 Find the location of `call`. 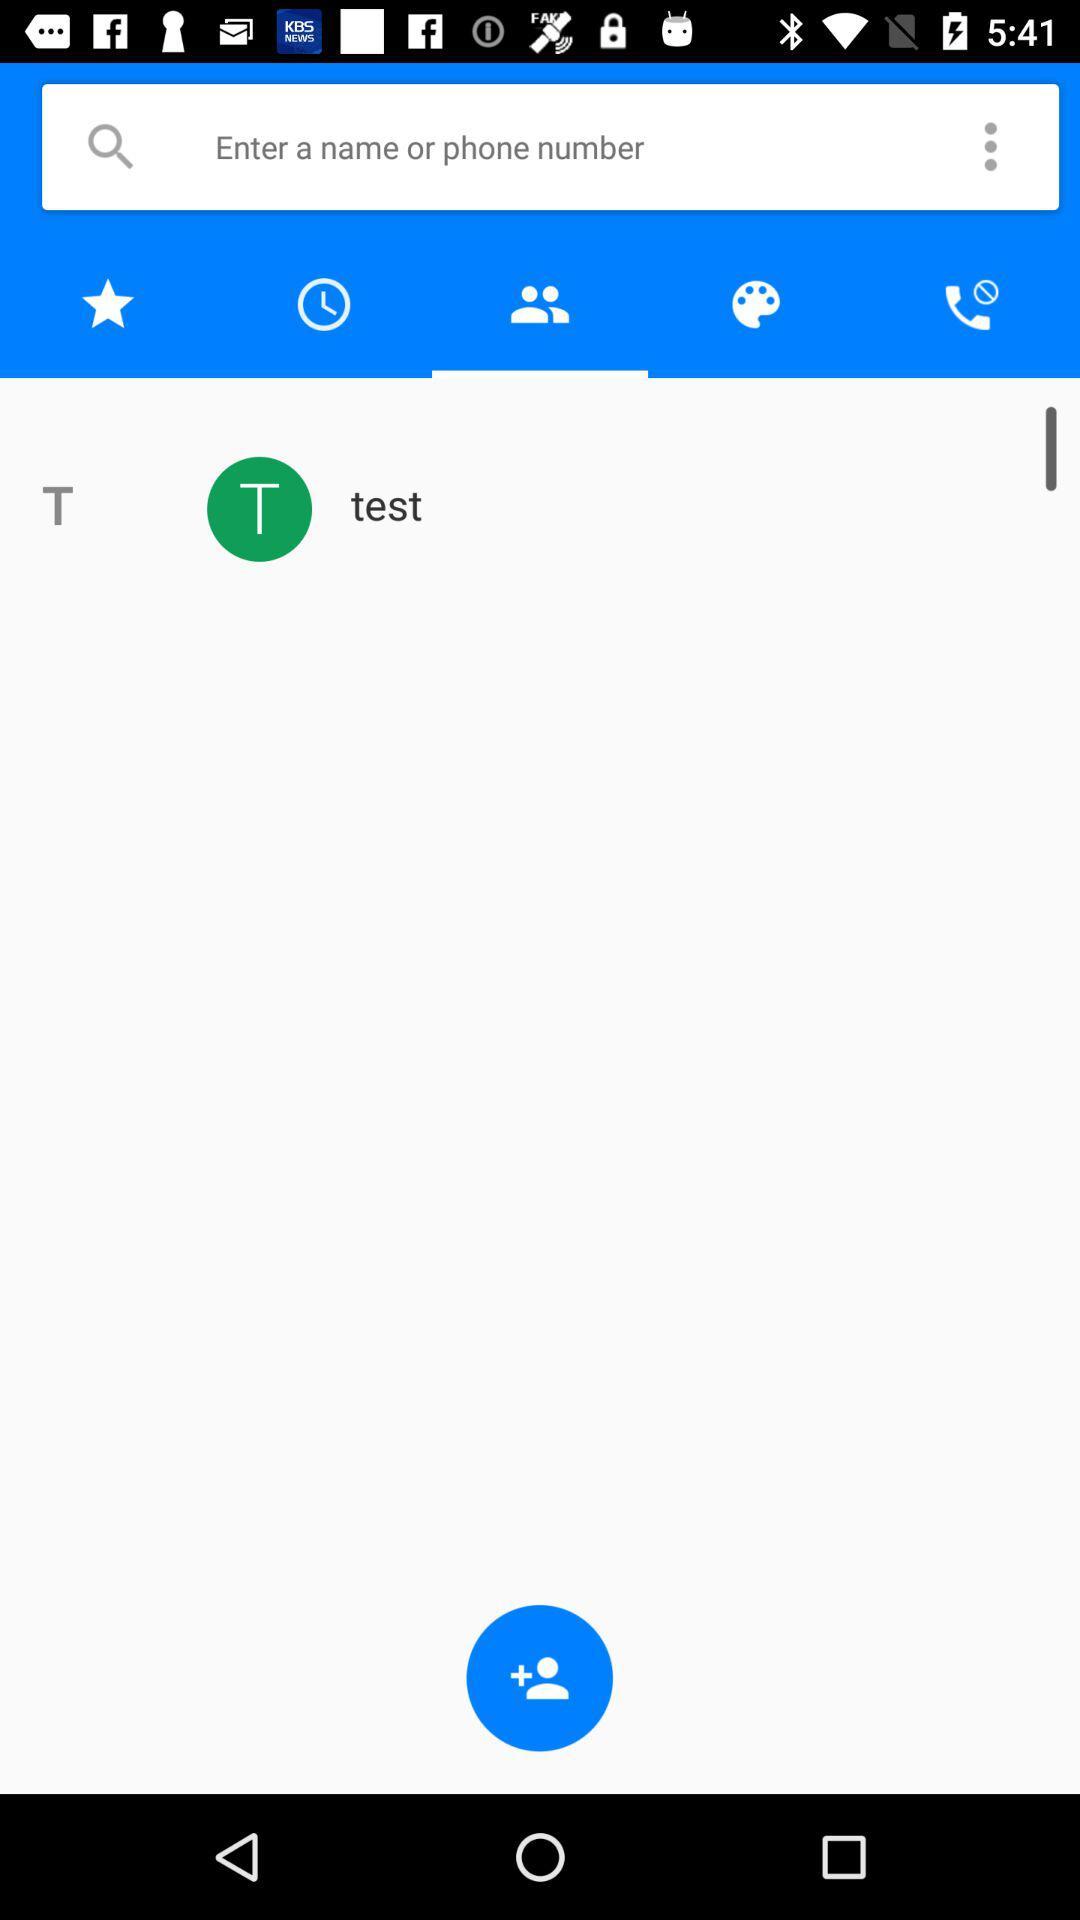

call is located at coordinates (971, 303).